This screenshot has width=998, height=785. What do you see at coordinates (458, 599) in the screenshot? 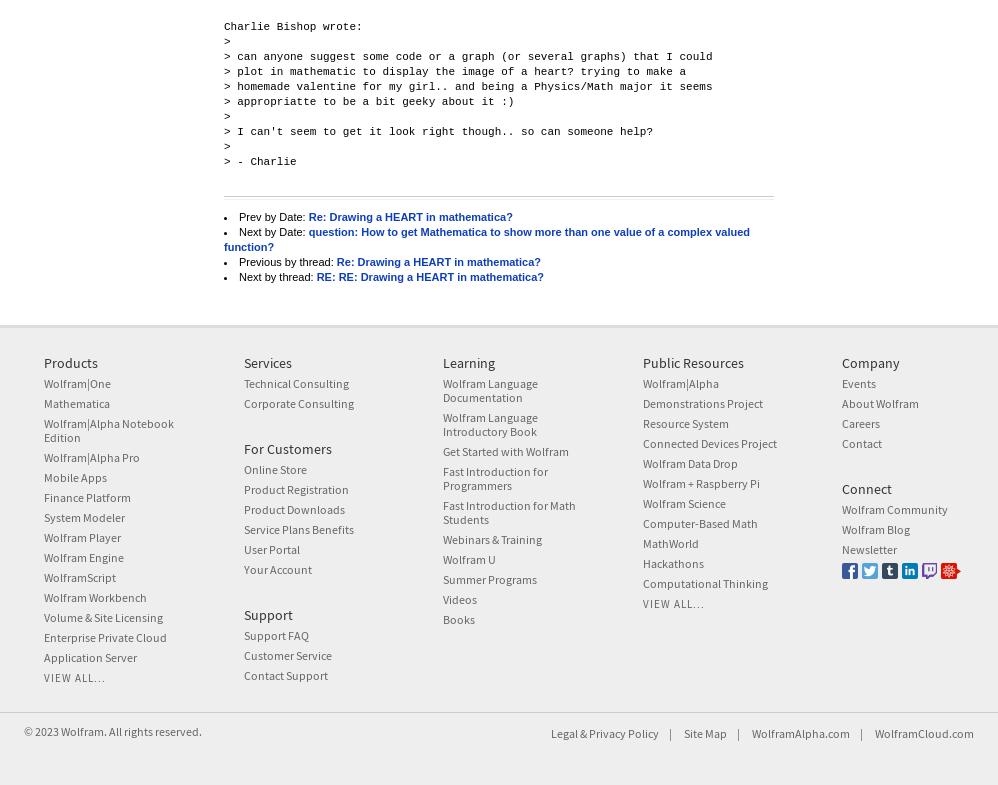
I see `'Videos'` at bounding box center [458, 599].